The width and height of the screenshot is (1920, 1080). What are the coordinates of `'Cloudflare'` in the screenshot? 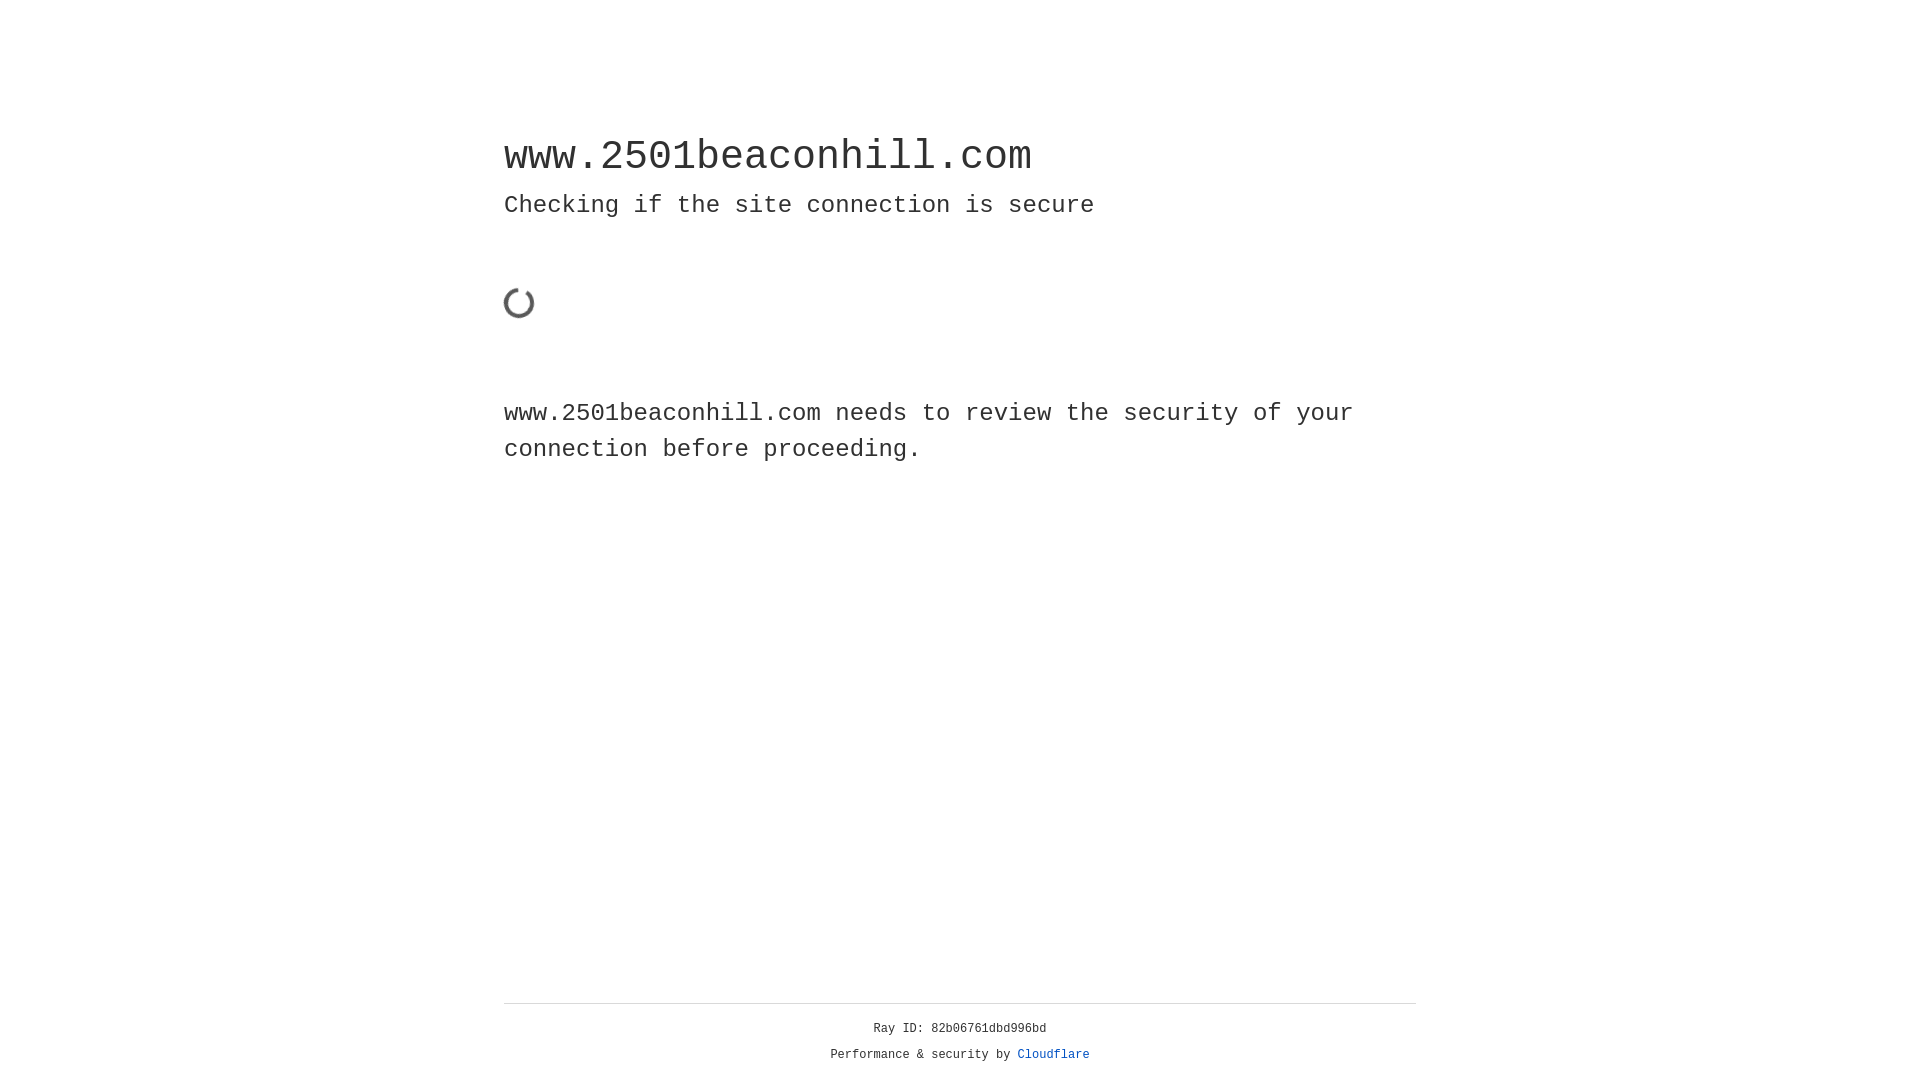 It's located at (1017, 1054).